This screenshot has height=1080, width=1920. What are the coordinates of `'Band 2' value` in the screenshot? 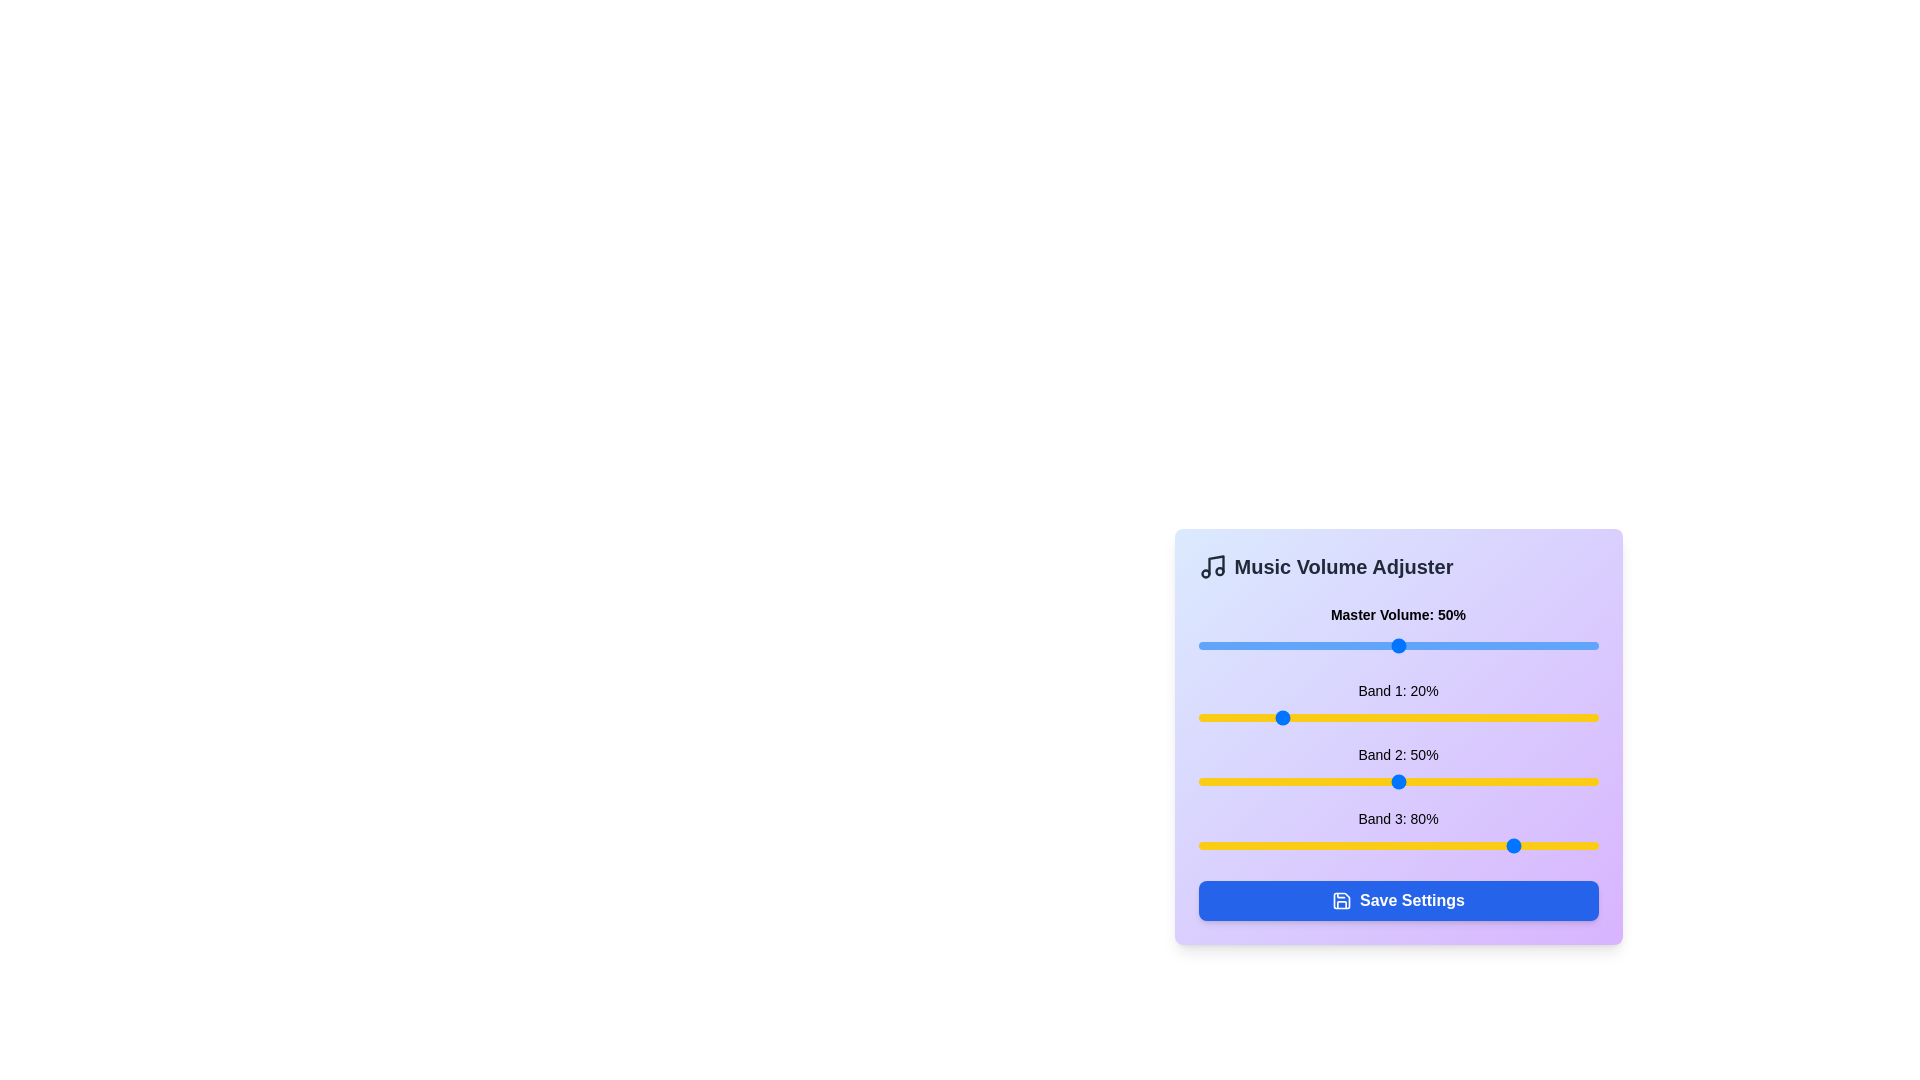 It's located at (1502, 781).